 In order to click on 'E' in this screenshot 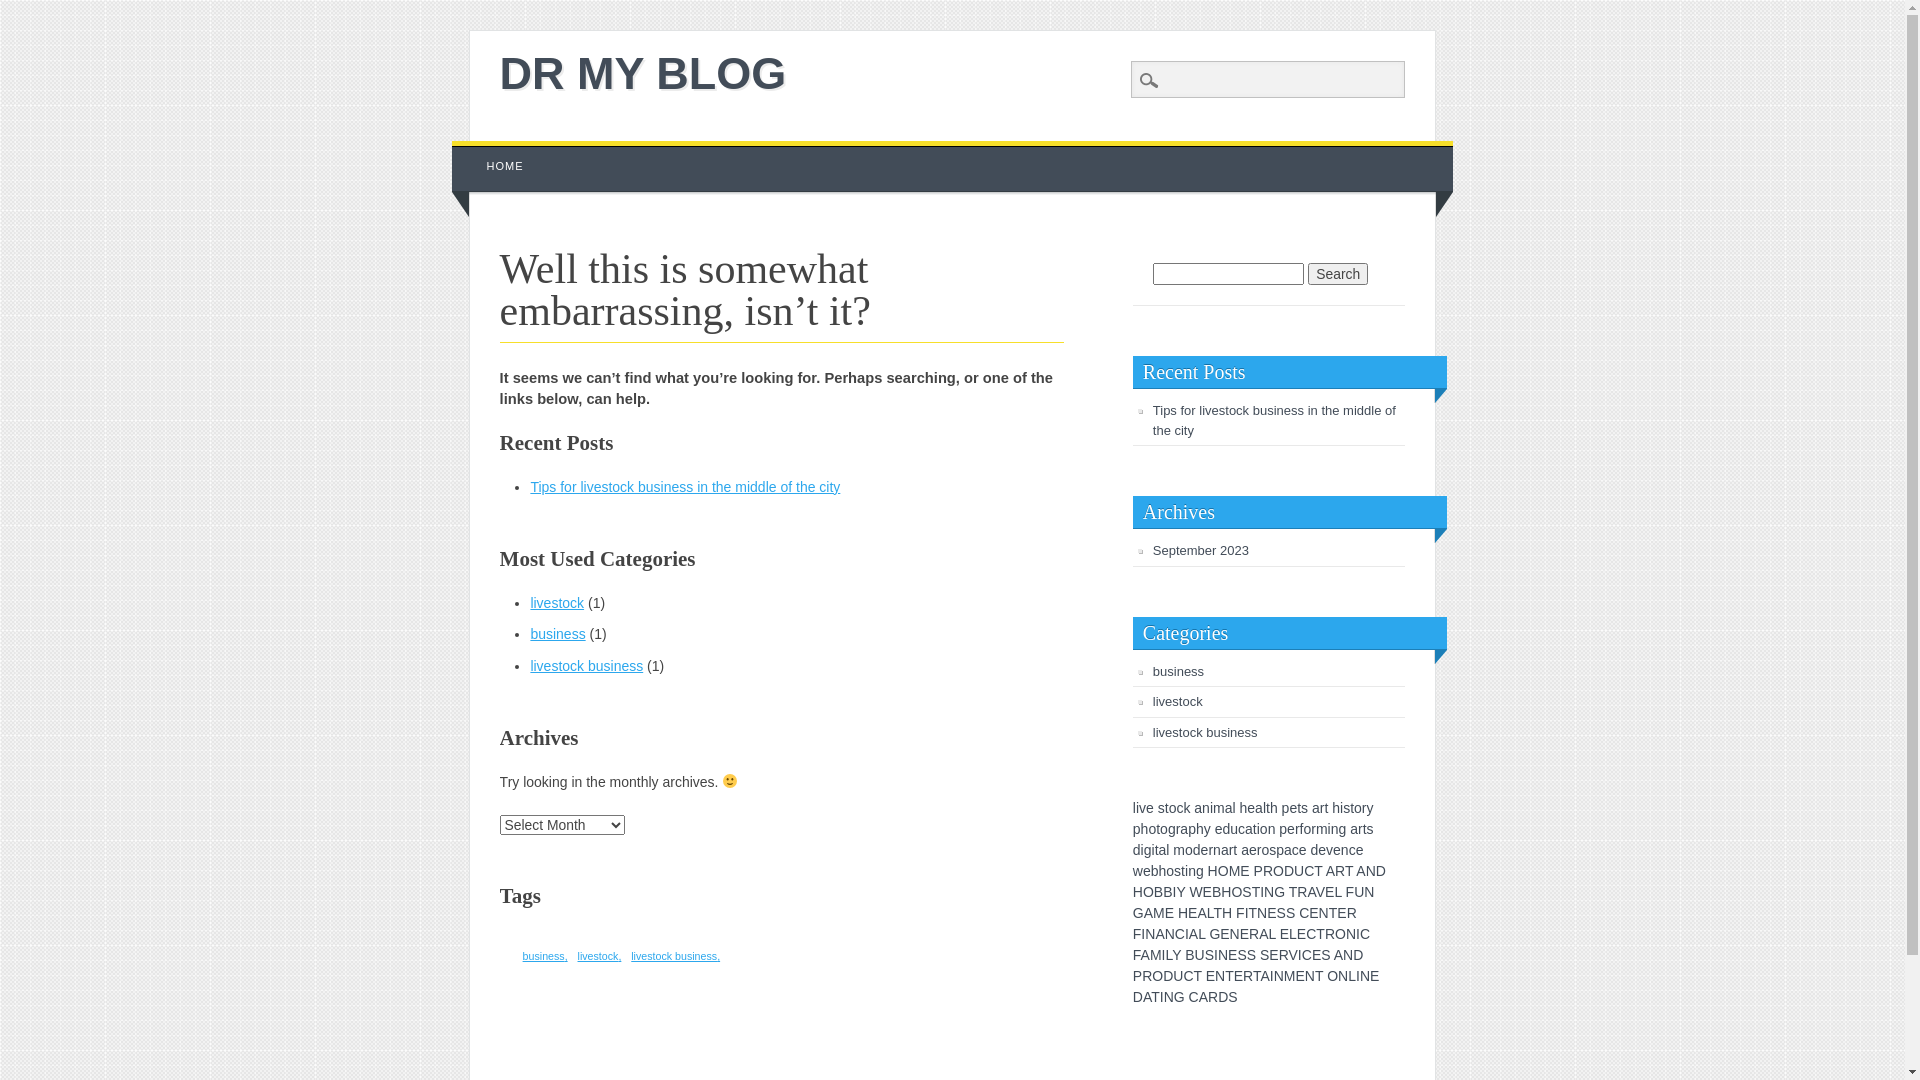, I will do `click(1243, 933)`.